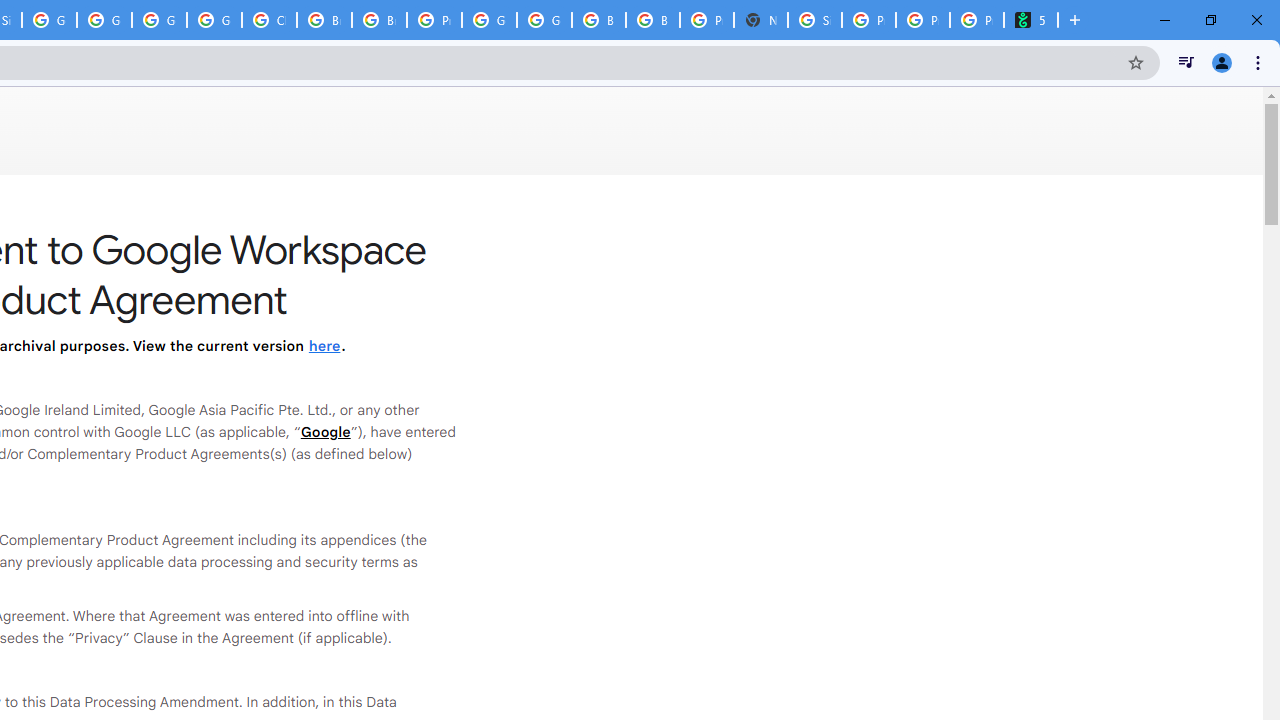  I want to click on 'Google Cloud Platform', so click(544, 20).